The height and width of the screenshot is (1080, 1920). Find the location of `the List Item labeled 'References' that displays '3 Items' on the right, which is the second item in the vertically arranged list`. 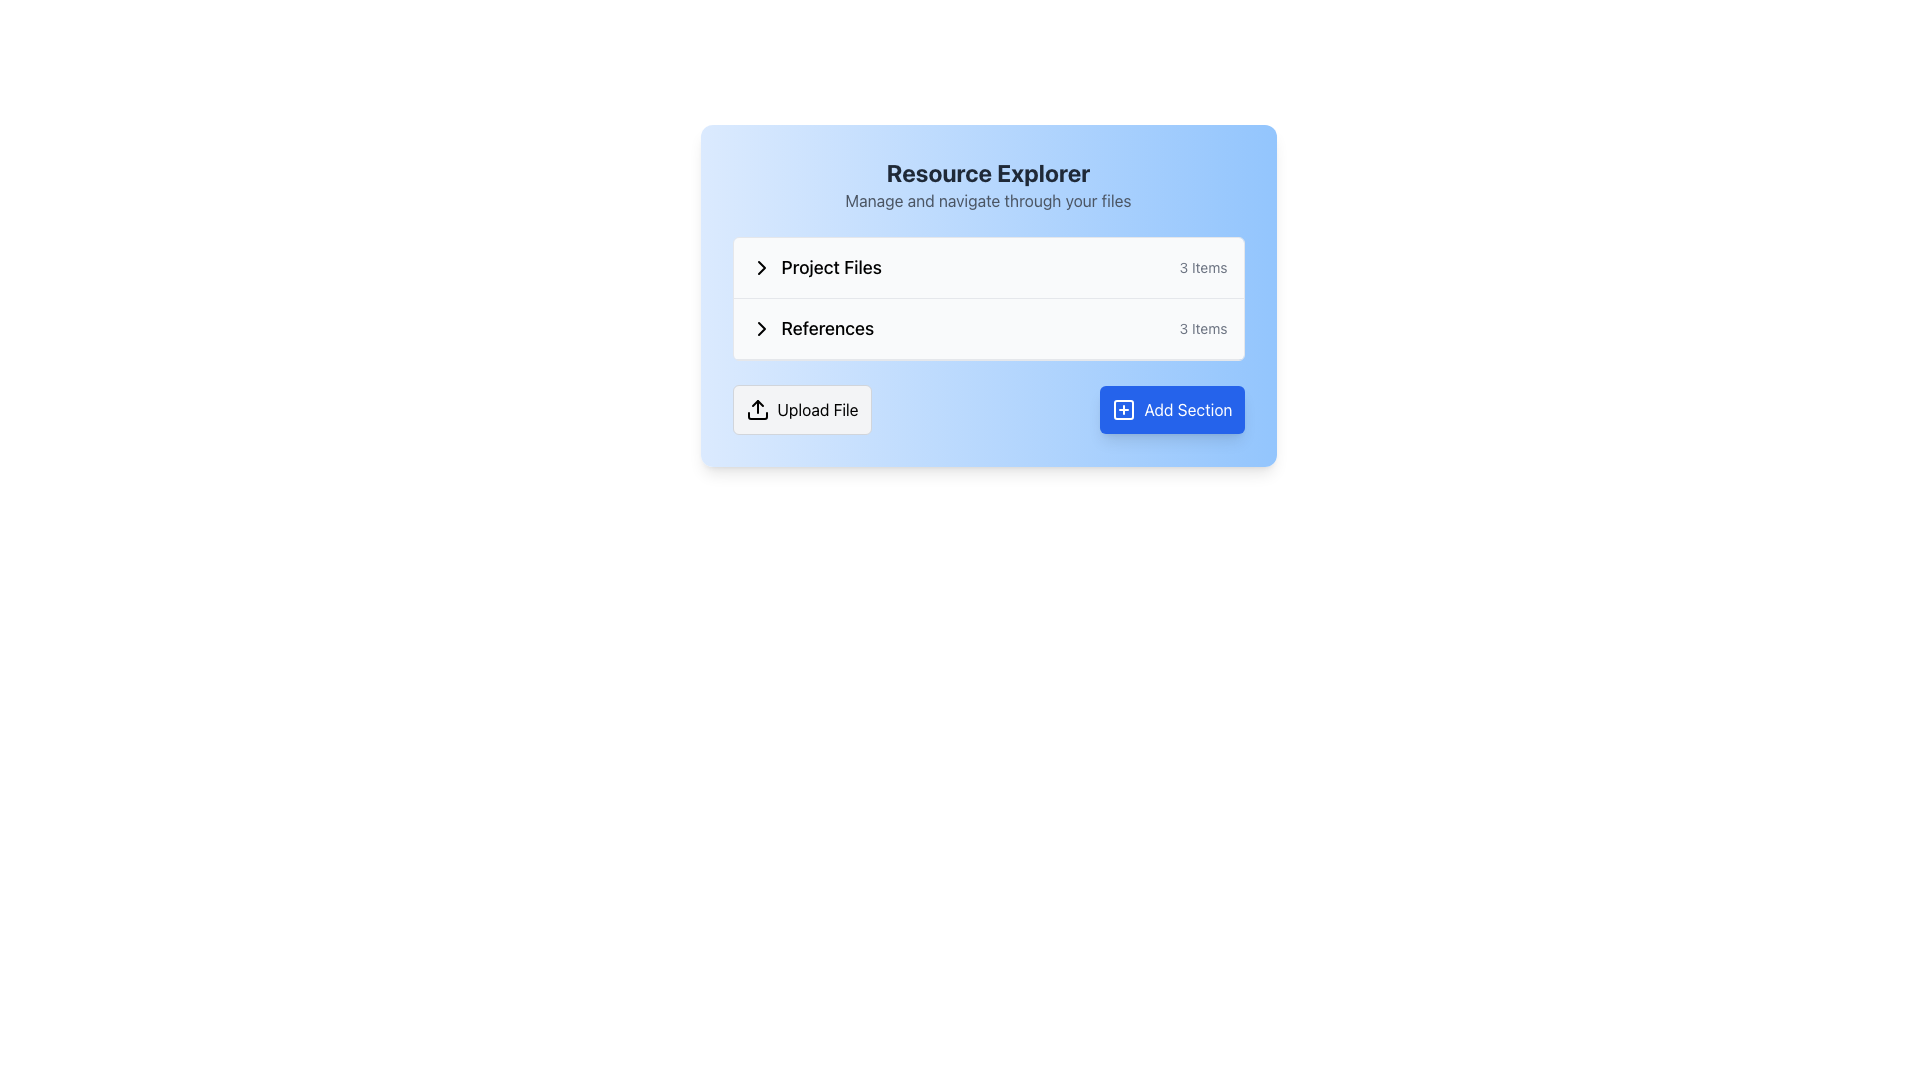

the List Item labeled 'References' that displays '3 Items' on the right, which is the second item in the vertically arranged list is located at coordinates (988, 328).